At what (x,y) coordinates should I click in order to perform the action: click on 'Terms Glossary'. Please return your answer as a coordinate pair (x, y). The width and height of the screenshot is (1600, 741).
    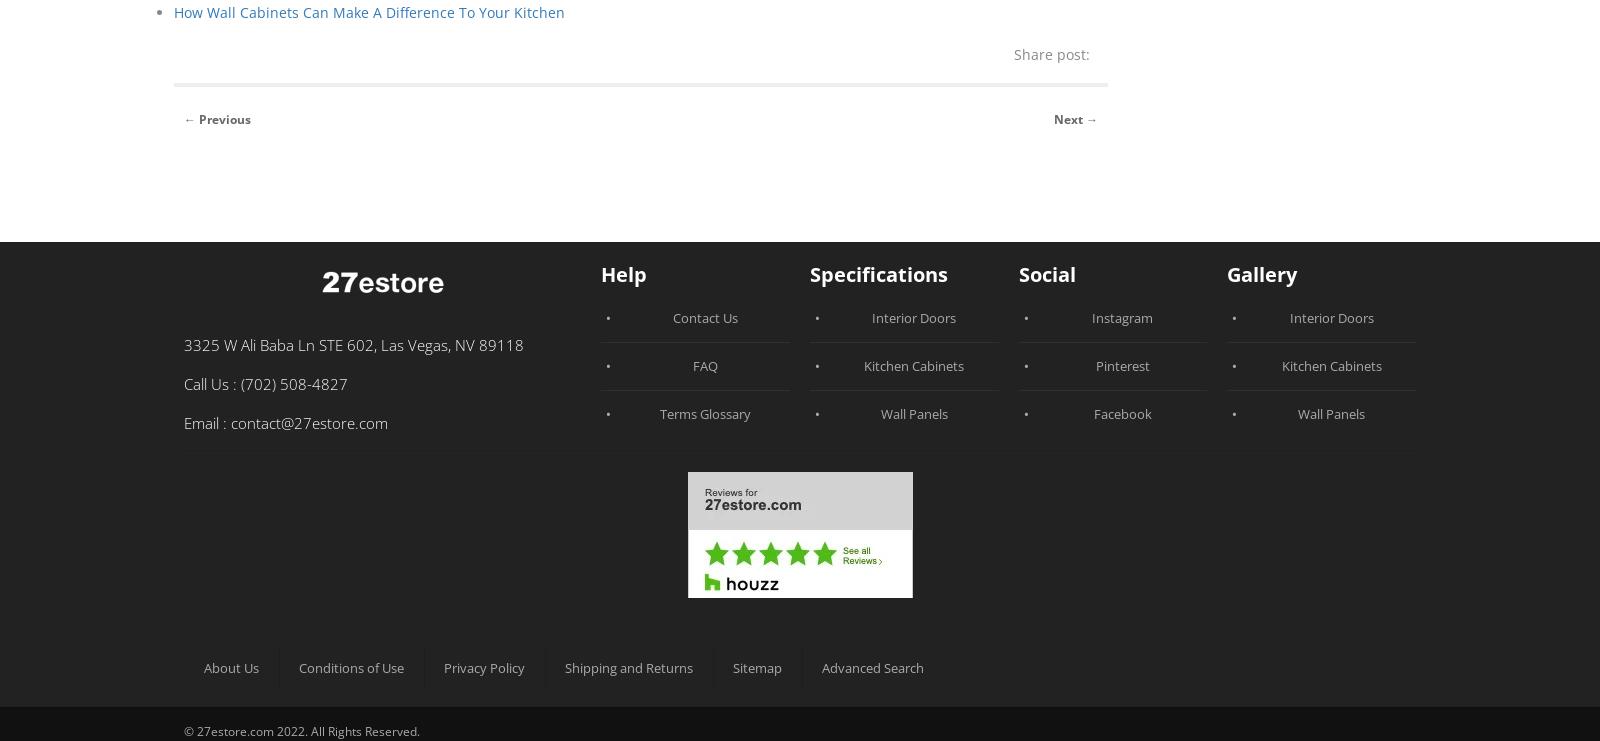
    Looking at the image, I should click on (705, 412).